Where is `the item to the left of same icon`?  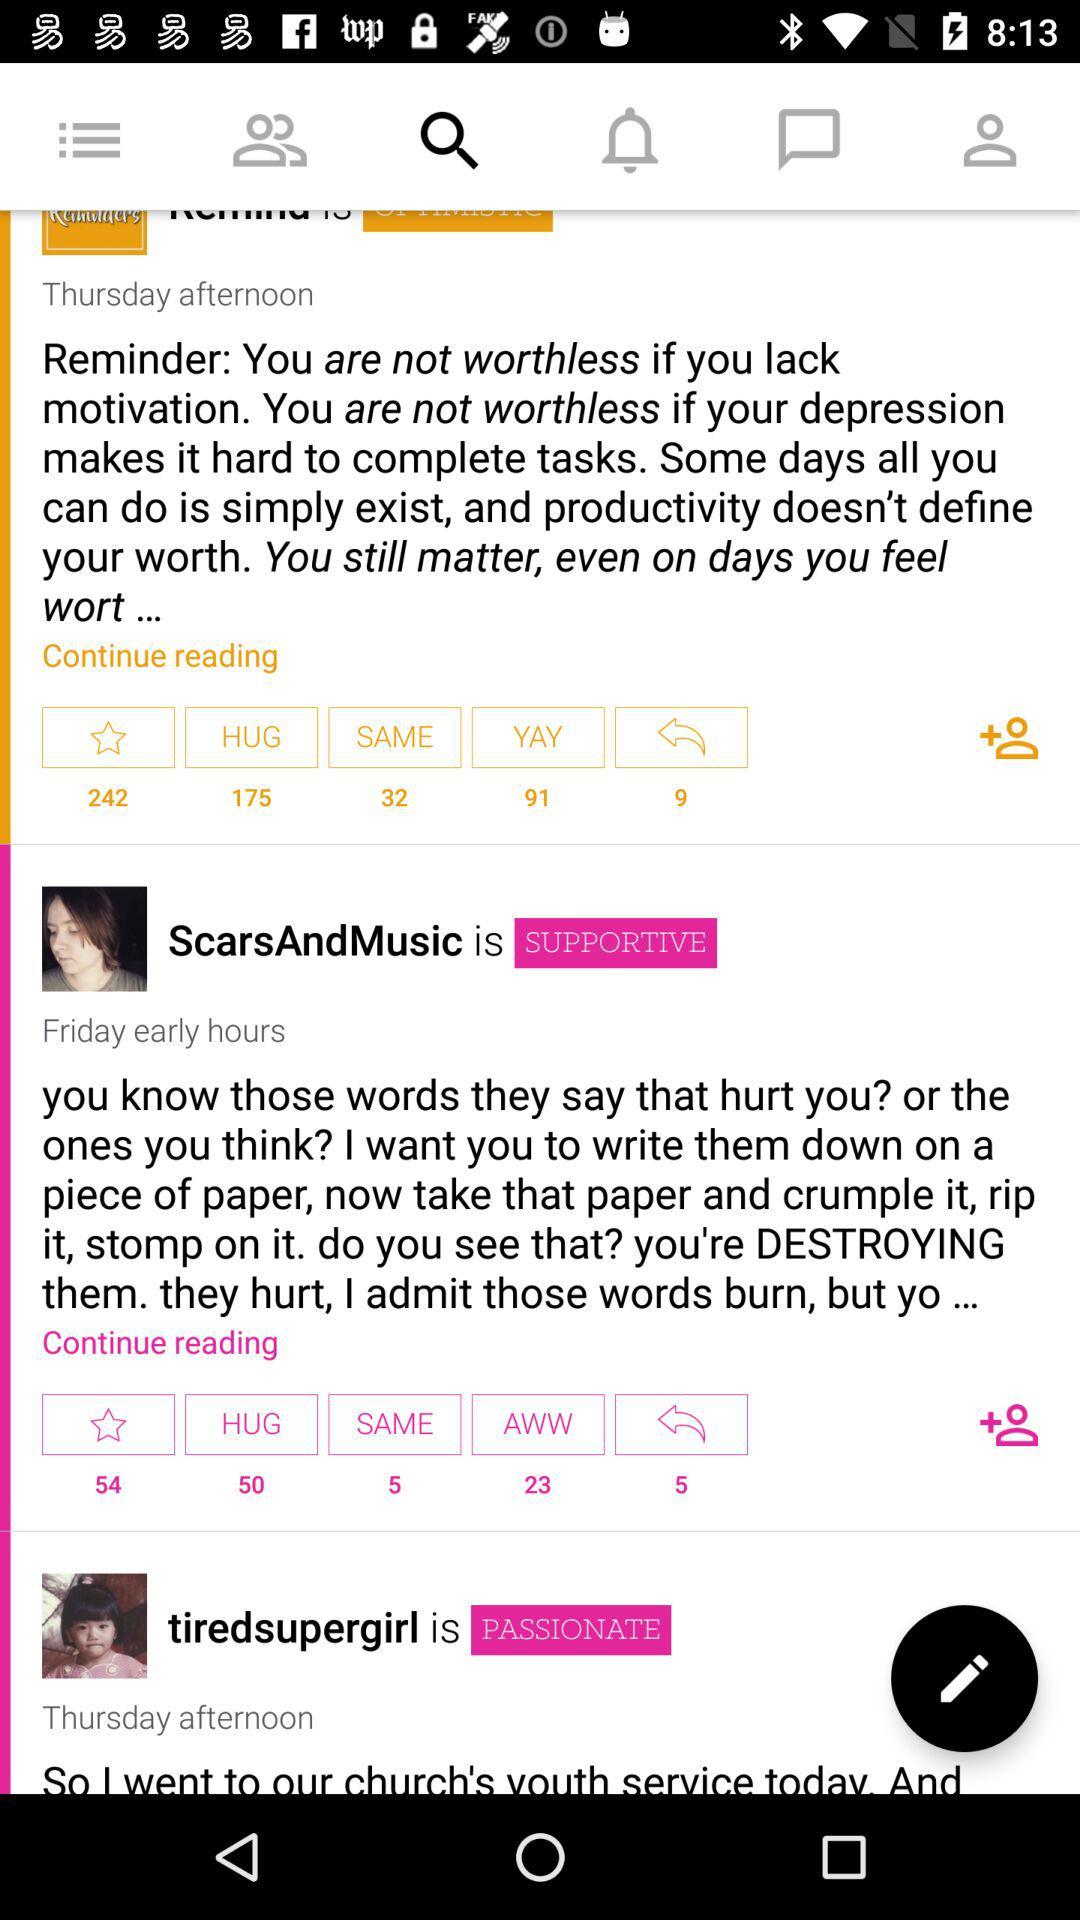 the item to the left of same icon is located at coordinates (250, 1492).